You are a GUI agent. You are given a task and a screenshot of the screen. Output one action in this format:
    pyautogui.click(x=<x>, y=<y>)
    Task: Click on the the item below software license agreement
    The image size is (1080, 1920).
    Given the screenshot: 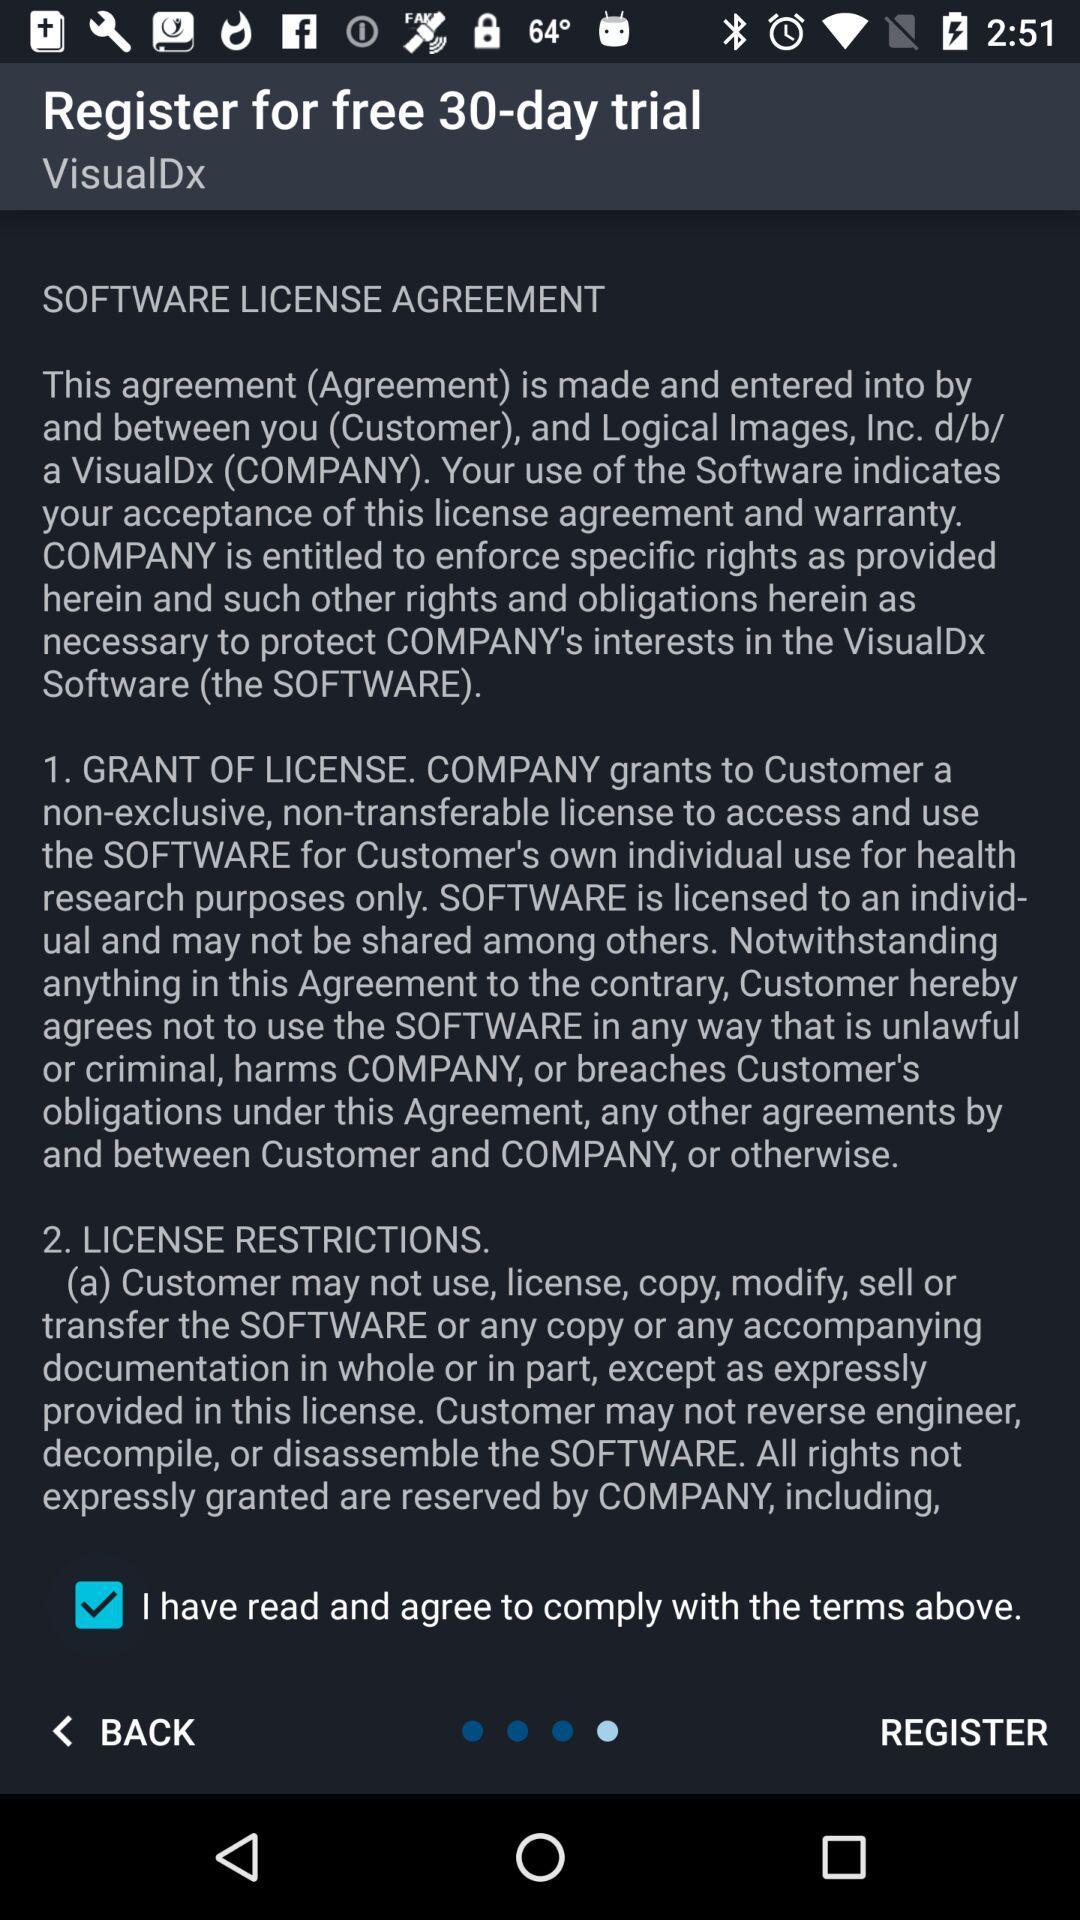 What is the action you would take?
    pyautogui.click(x=540, y=1604)
    